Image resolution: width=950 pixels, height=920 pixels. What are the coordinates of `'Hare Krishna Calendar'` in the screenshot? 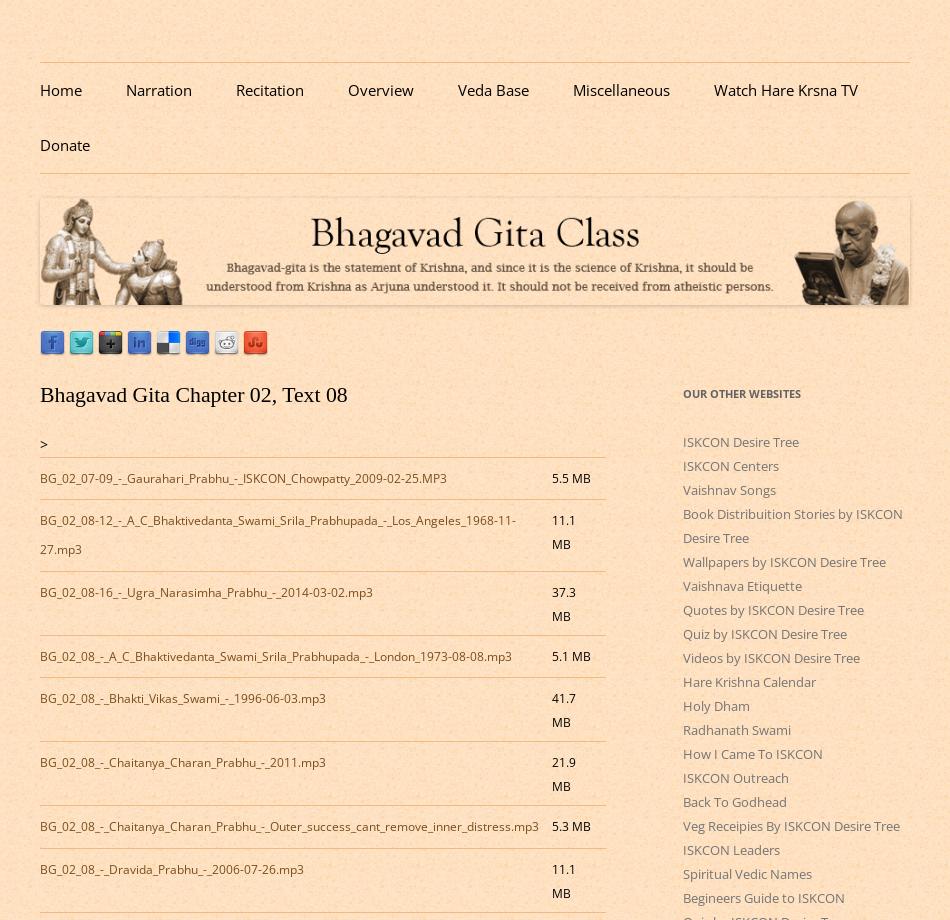 It's located at (748, 680).